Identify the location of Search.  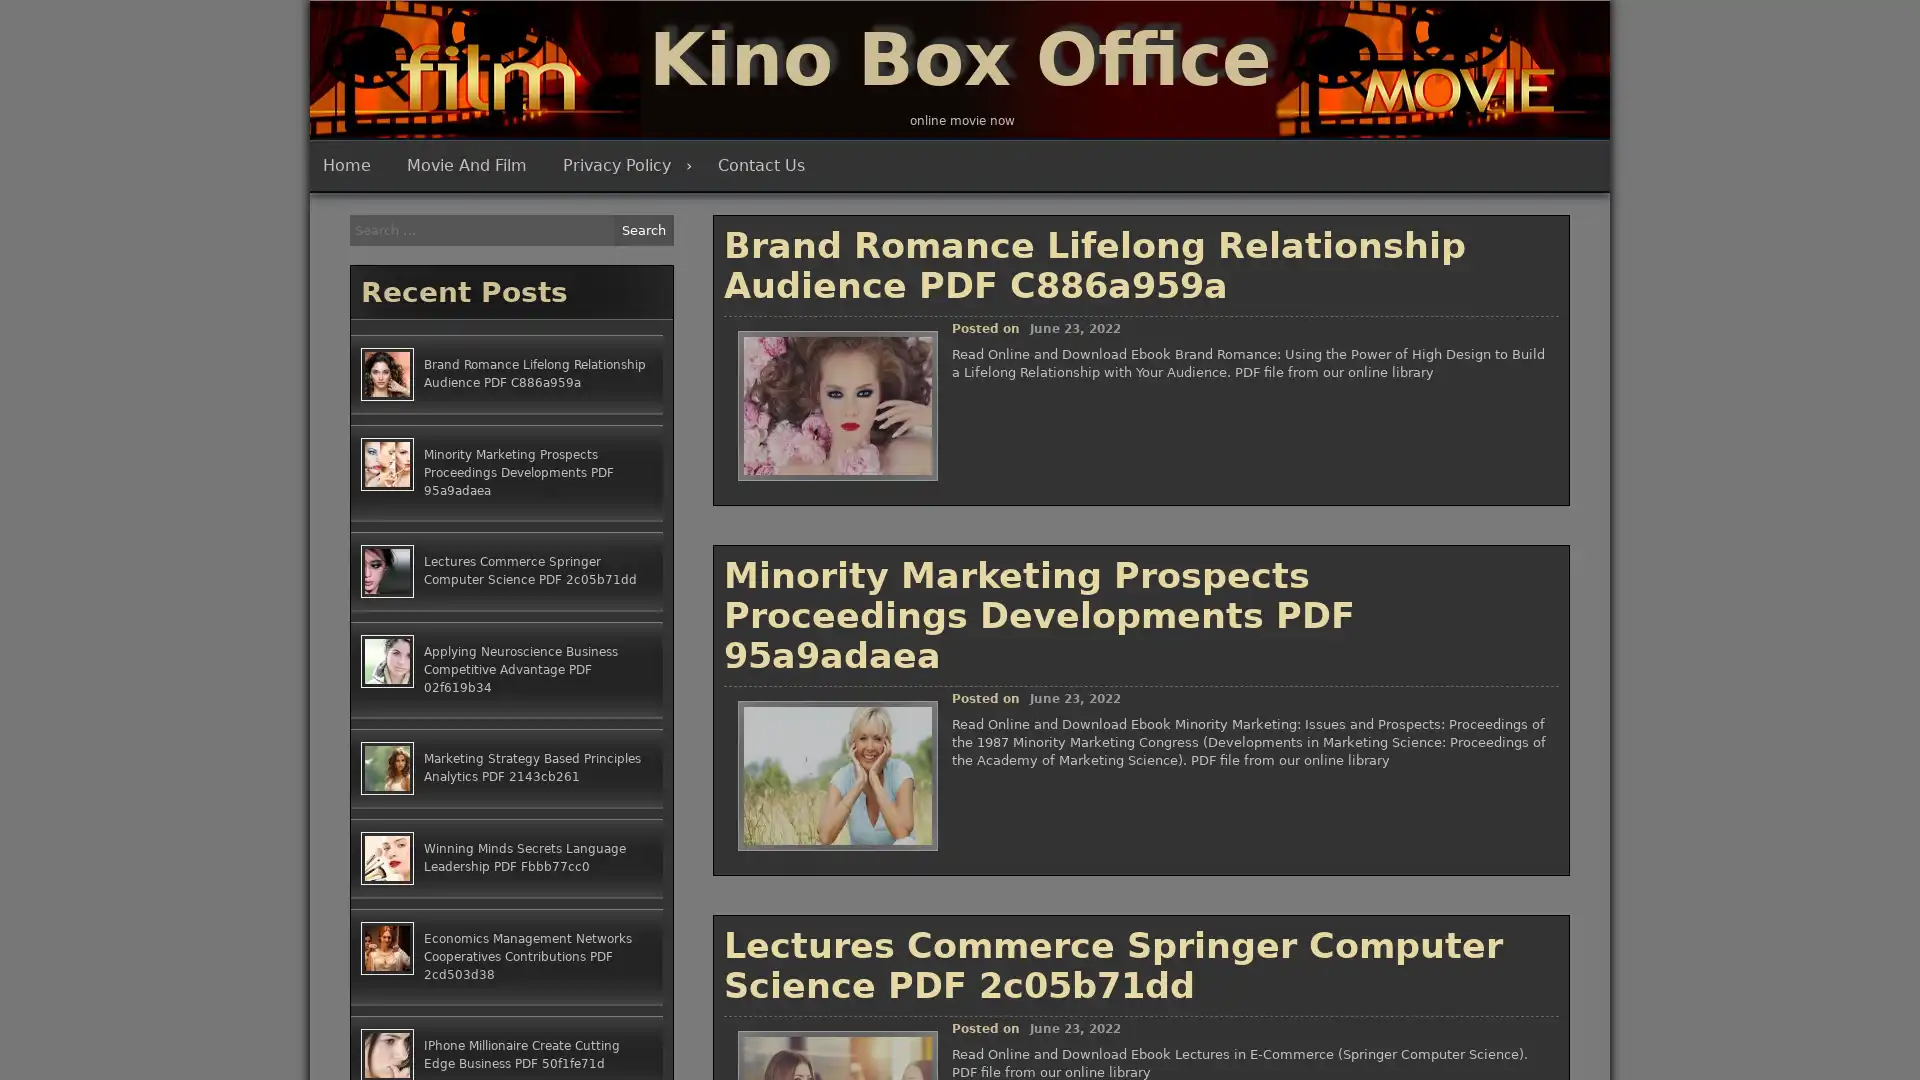
(643, 229).